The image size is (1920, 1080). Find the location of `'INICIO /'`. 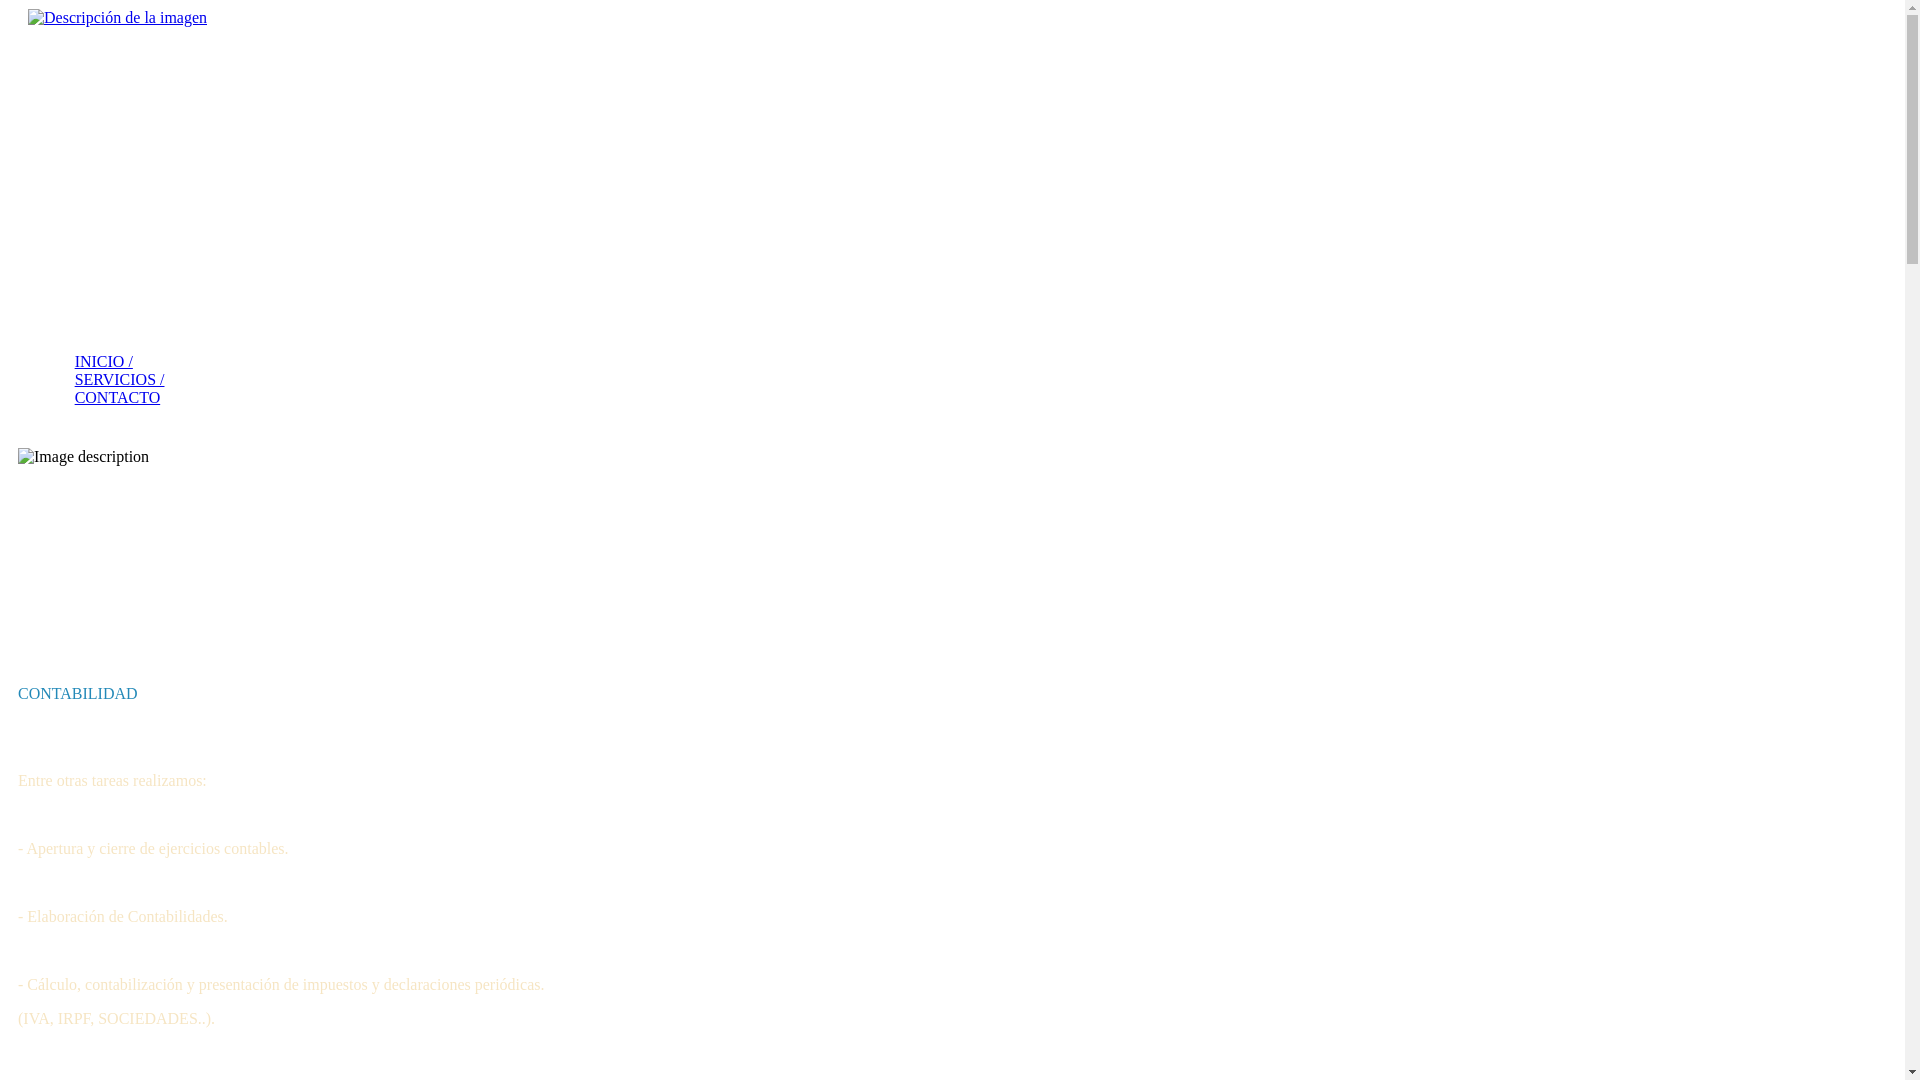

'INICIO /' is located at coordinates (103, 361).